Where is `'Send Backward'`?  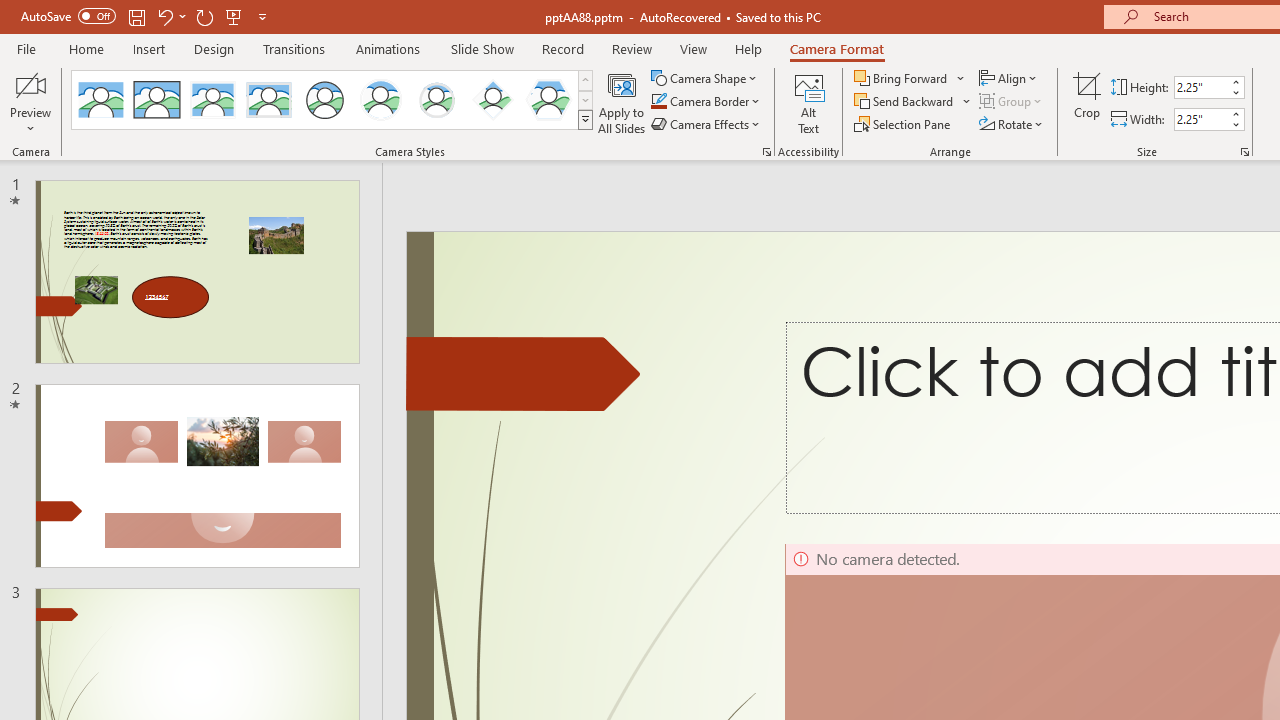
'Send Backward' is located at coordinates (904, 101).